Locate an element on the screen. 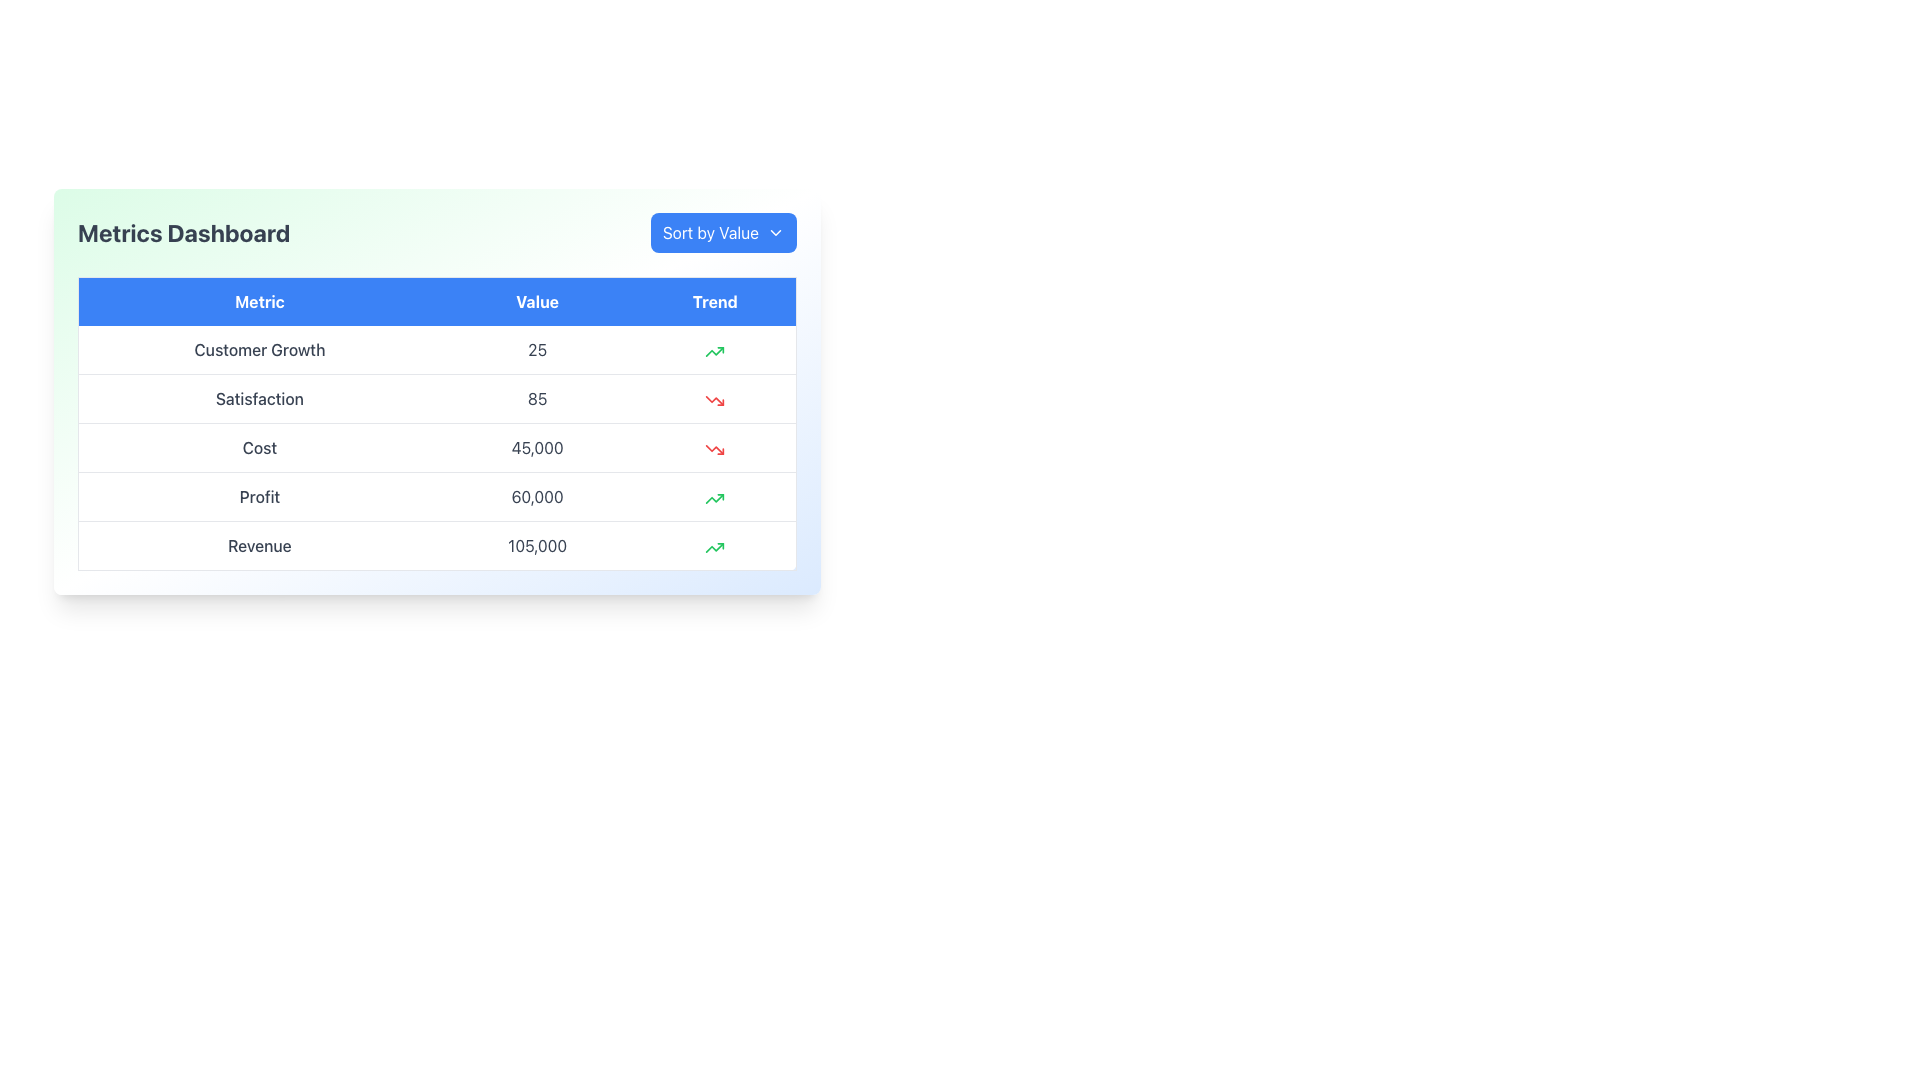 The width and height of the screenshot is (1920, 1080). the red downward arrow icon located in the 'Trend' column of the 'Cost' row in the table is located at coordinates (715, 448).